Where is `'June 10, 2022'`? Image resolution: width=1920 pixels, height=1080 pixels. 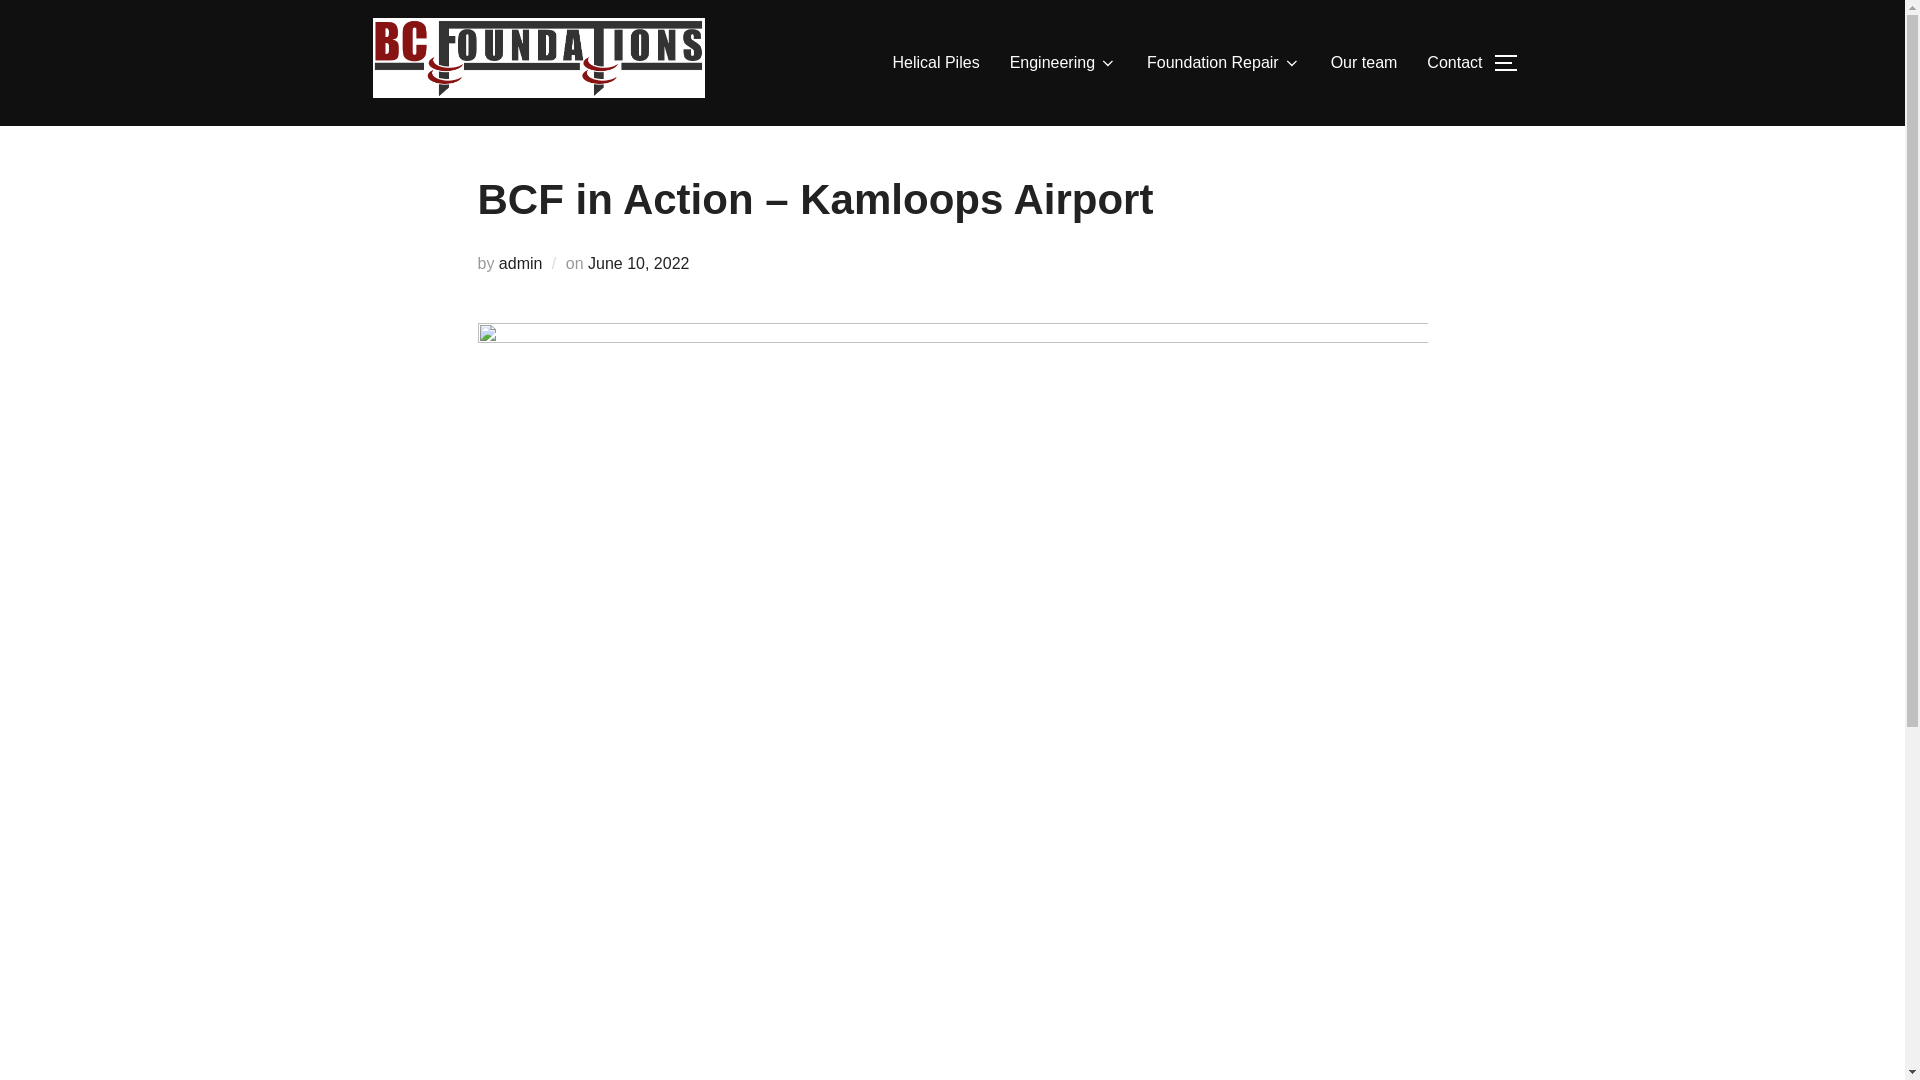
'June 10, 2022' is located at coordinates (637, 262).